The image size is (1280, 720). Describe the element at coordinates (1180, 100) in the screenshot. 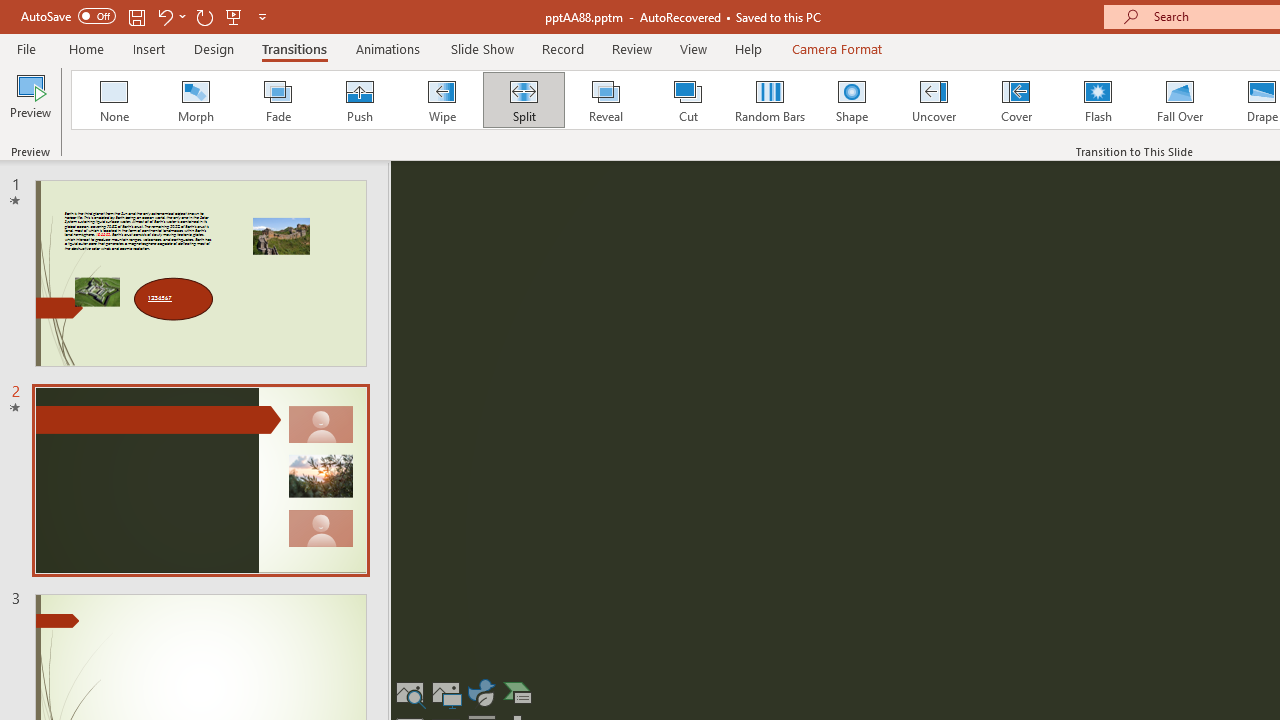

I see `'Fall Over'` at that location.